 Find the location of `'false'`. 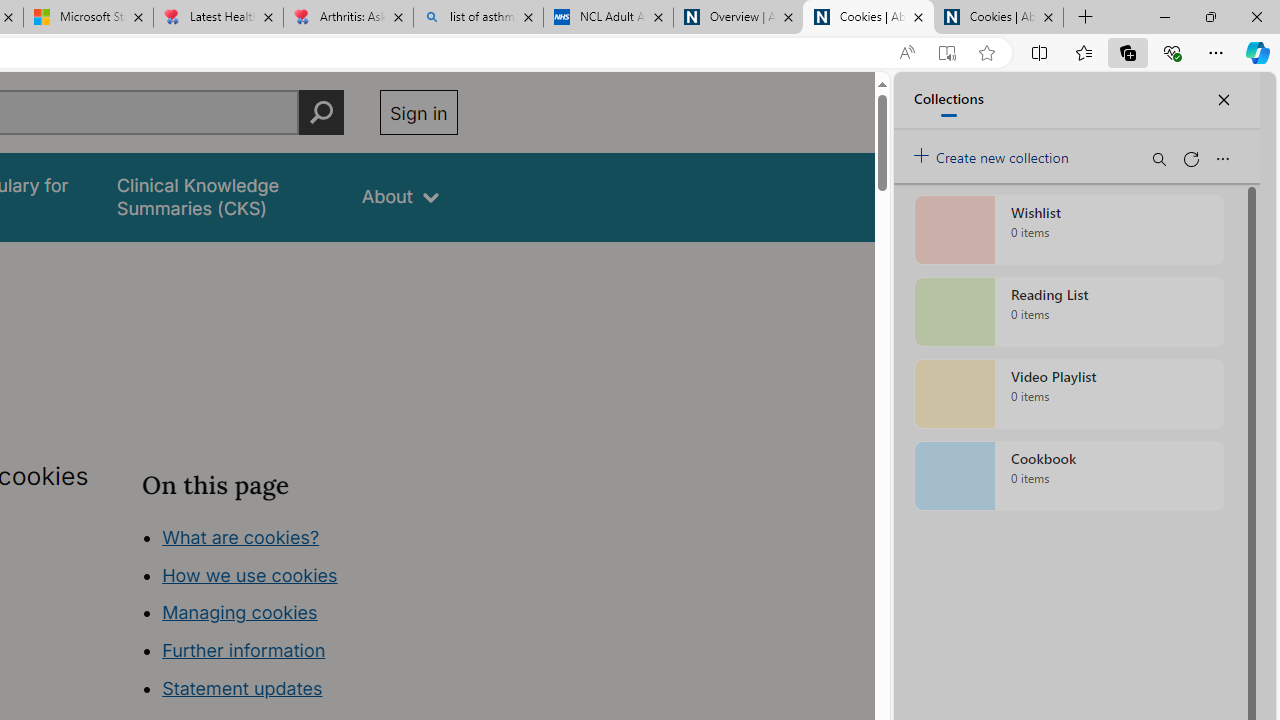

'false' is located at coordinates (221, 197).